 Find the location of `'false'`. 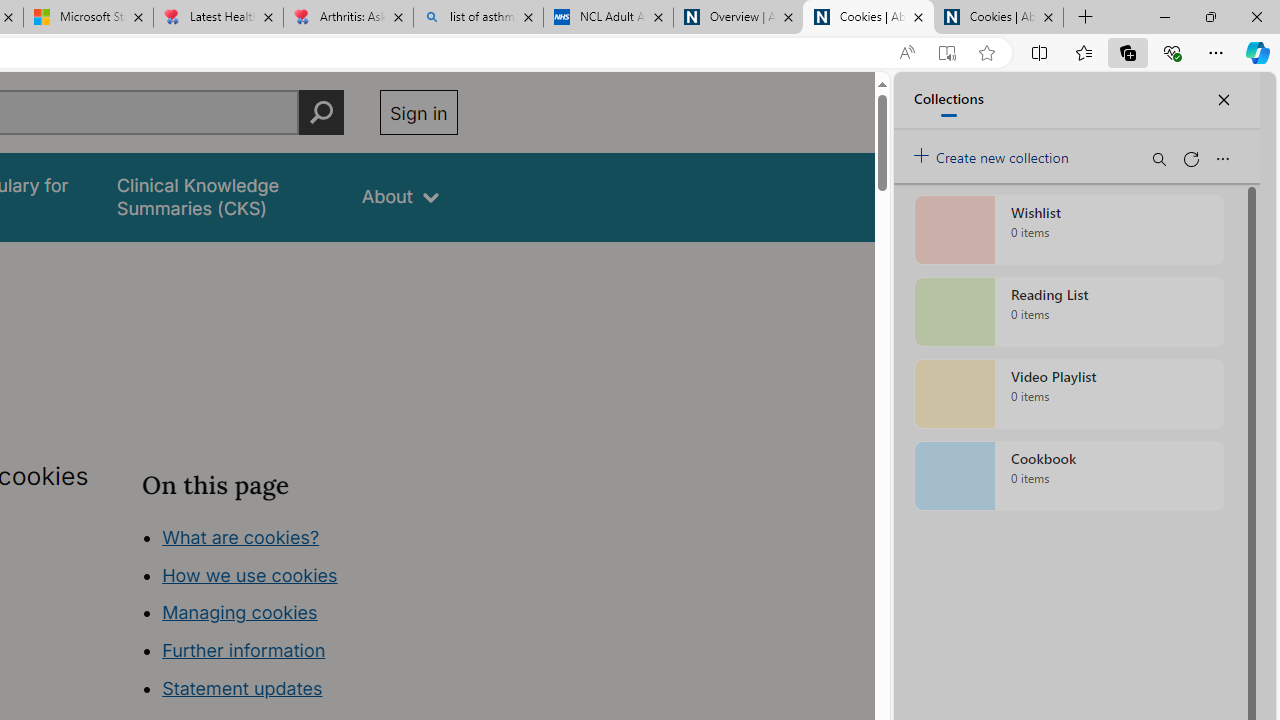

'false' is located at coordinates (221, 197).